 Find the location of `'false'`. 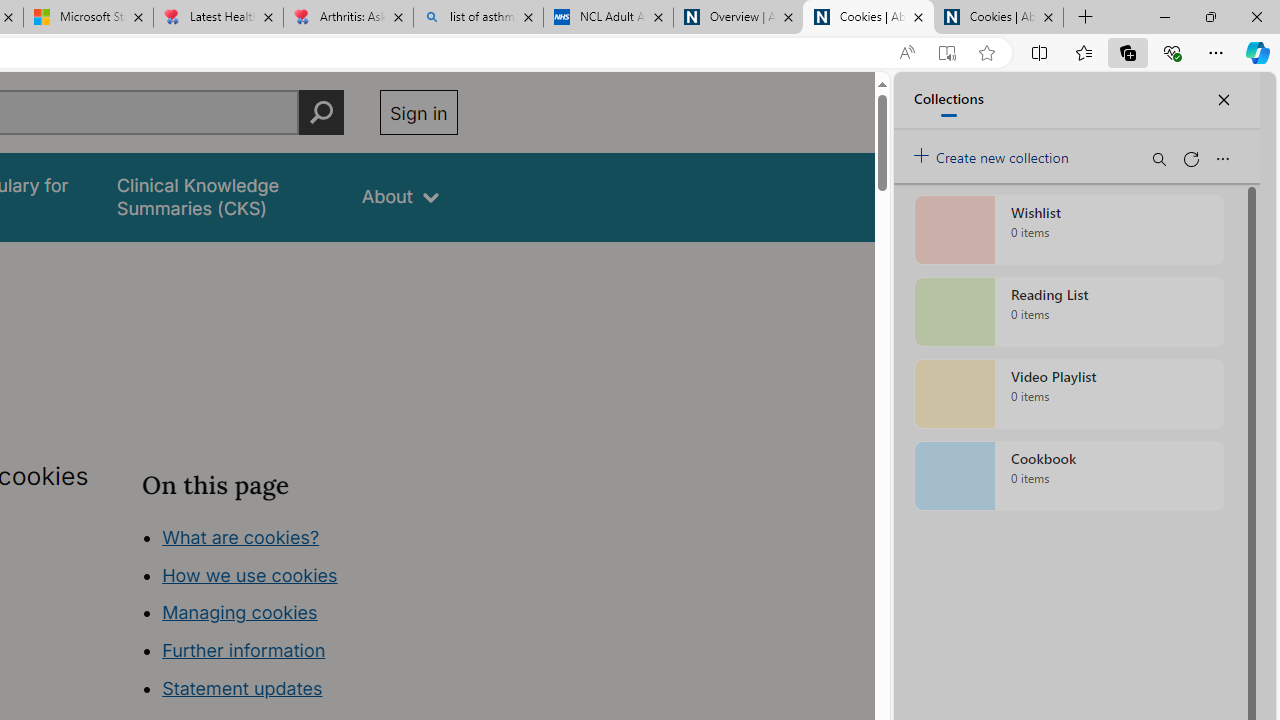

'false' is located at coordinates (221, 197).